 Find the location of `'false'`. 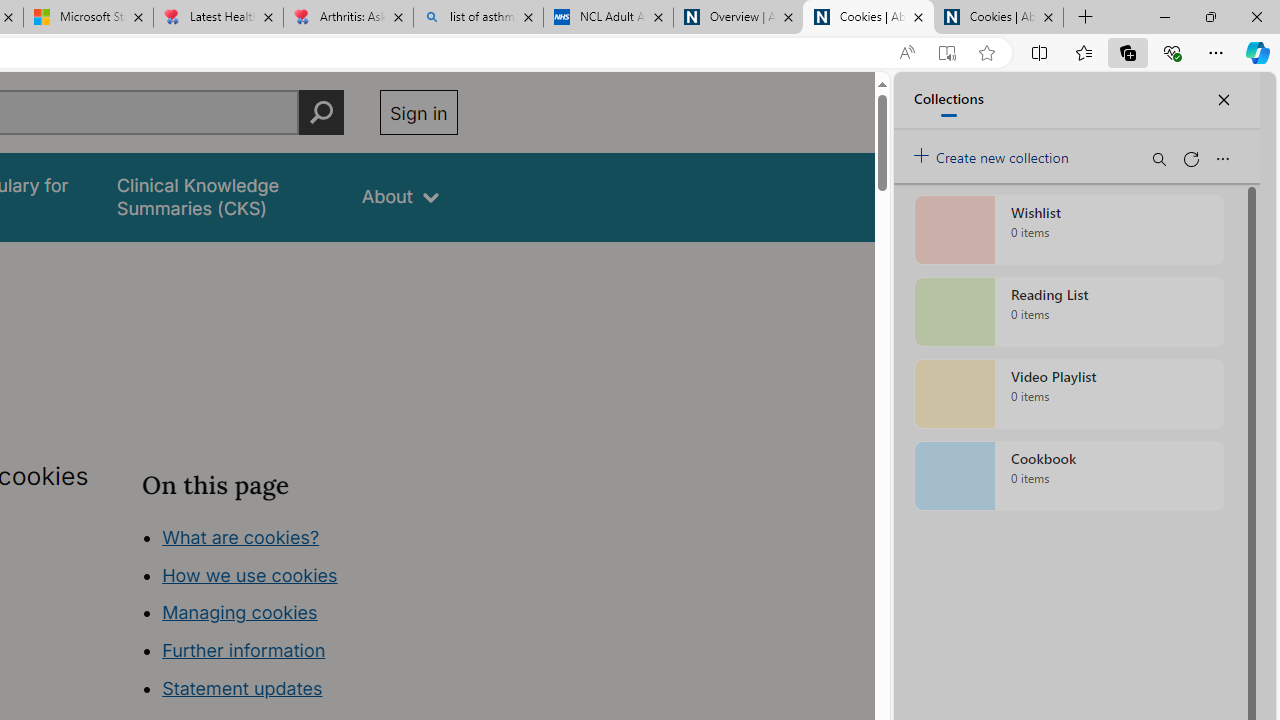

'false' is located at coordinates (221, 197).